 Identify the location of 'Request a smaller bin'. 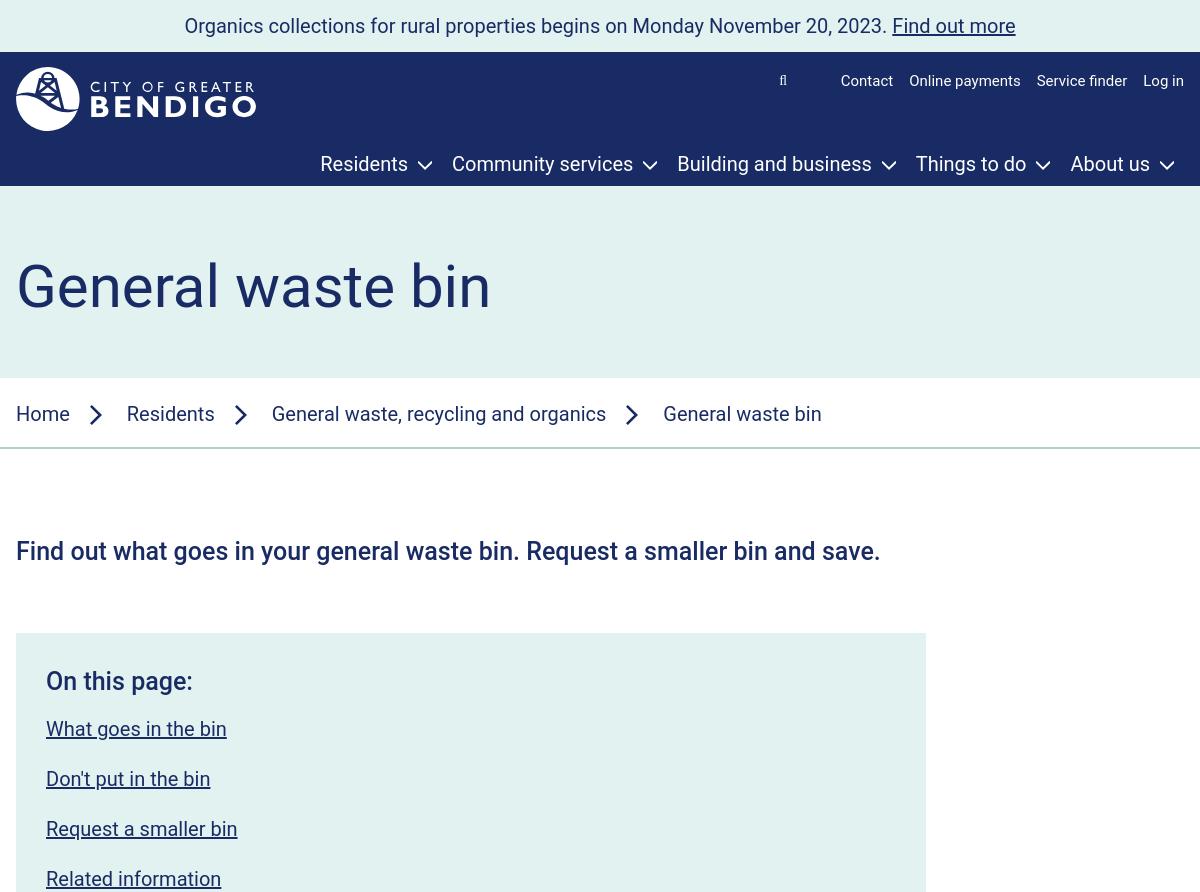
(45, 828).